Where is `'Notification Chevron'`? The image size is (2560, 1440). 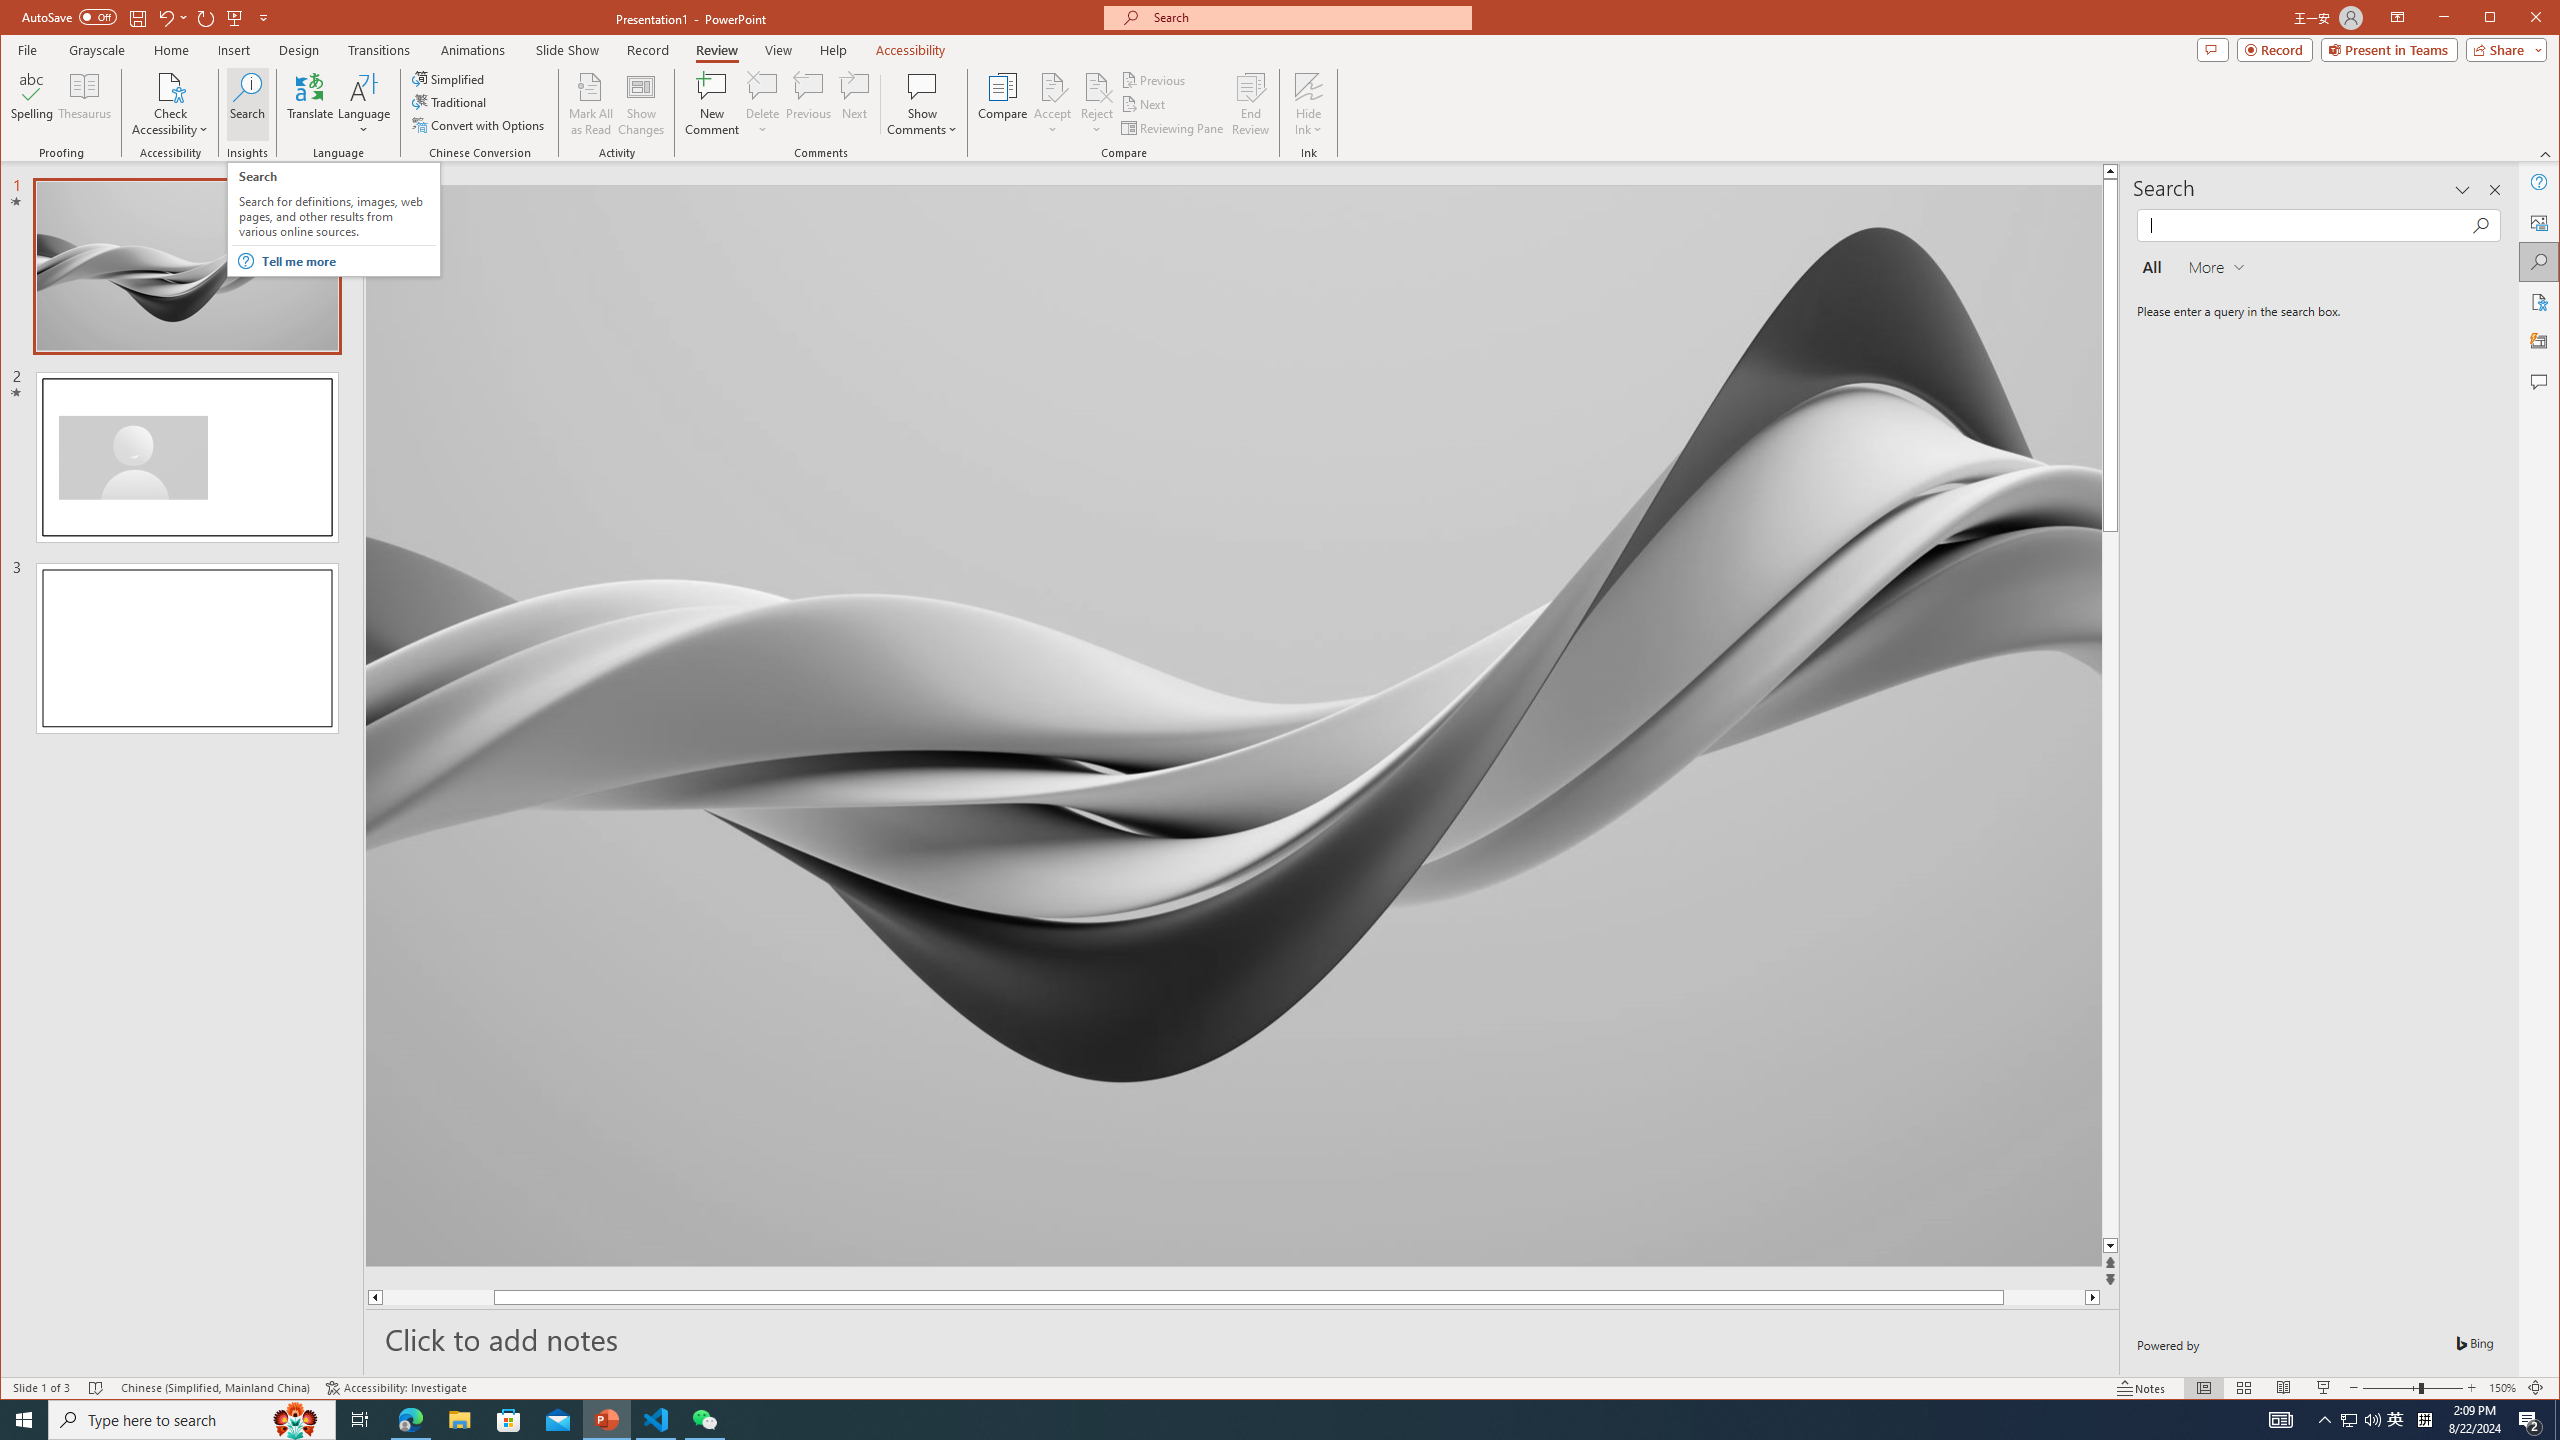
'Notification Chevron' is located at coordinates (2324, 1418).